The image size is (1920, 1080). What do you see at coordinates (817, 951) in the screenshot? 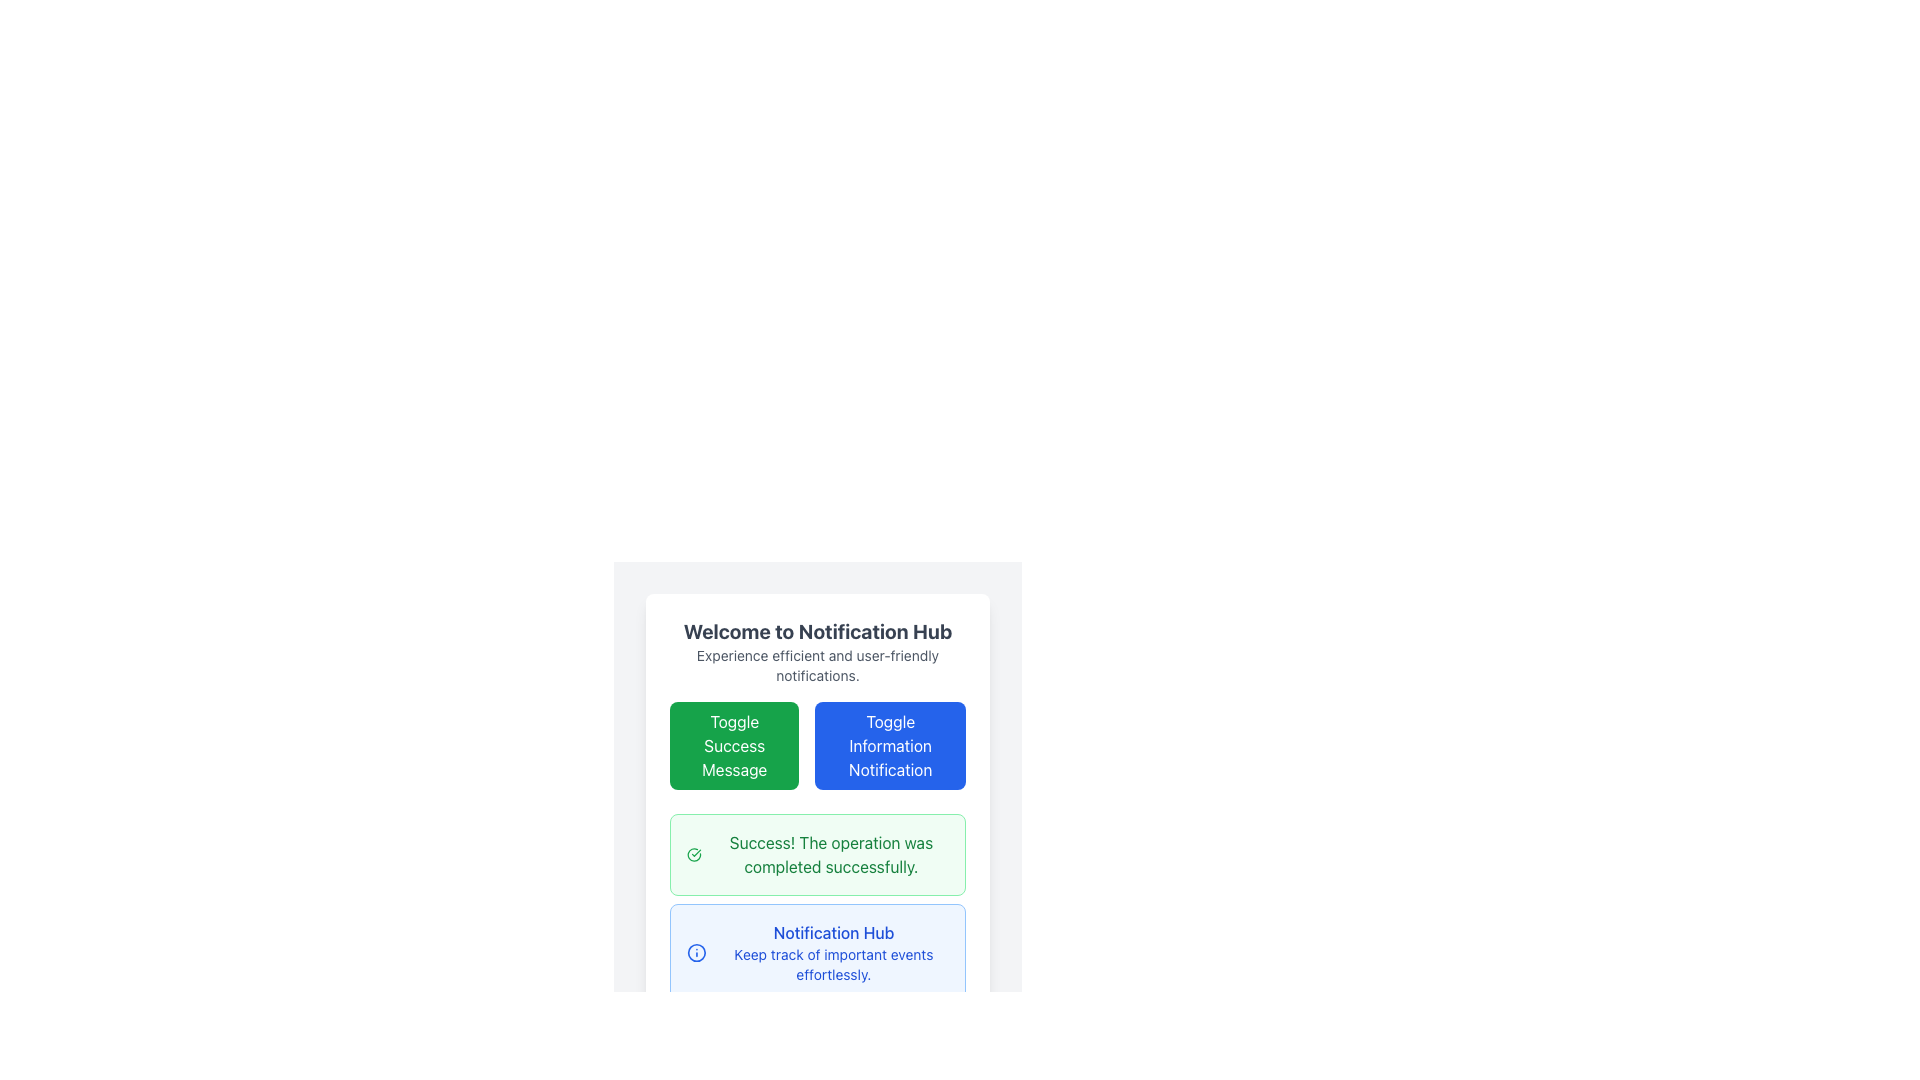
I see `the second notification box, which provides general information notifications to the user` at bounding box center [817, 951].